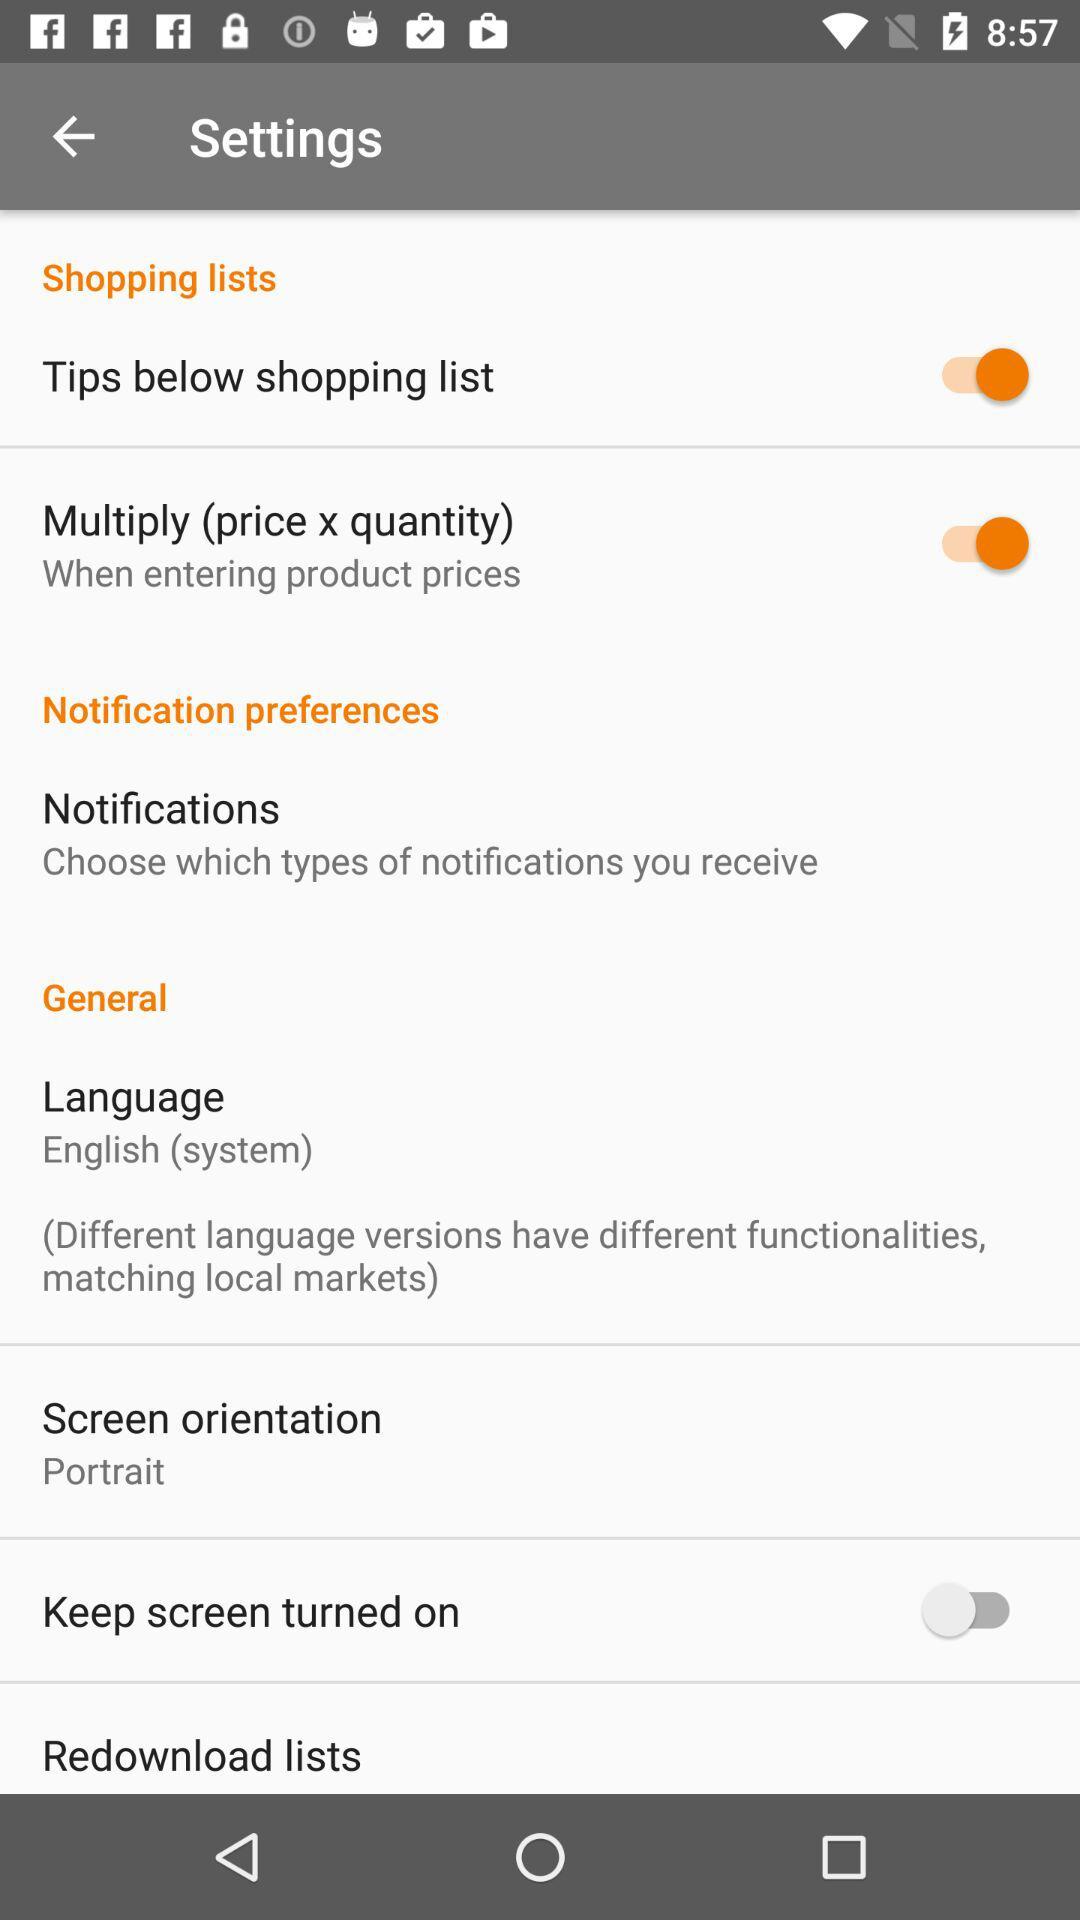  What do you see at coordinates (974, 374) in the screenshot?
I see `the first switch button` at bounding box center [974, 374].